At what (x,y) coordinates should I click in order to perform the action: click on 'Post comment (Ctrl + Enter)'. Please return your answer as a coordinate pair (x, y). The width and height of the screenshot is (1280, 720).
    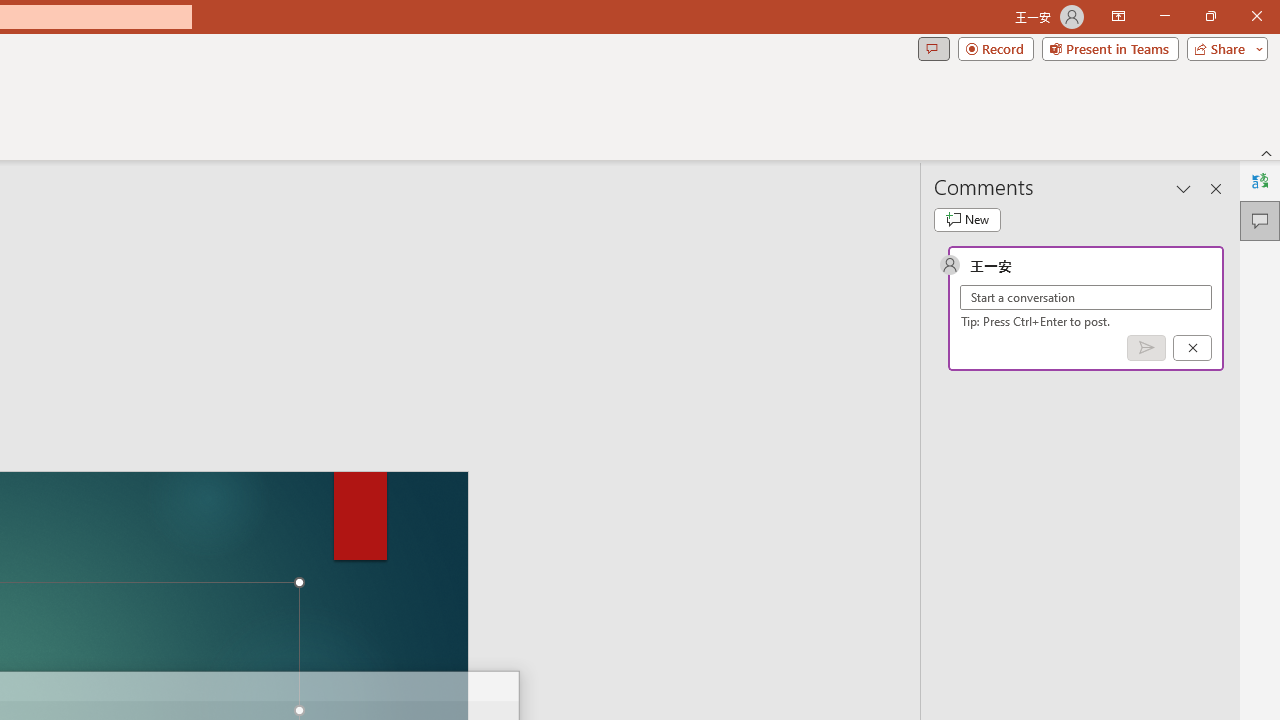
    Looking at the image, I should click on (1146, 346).